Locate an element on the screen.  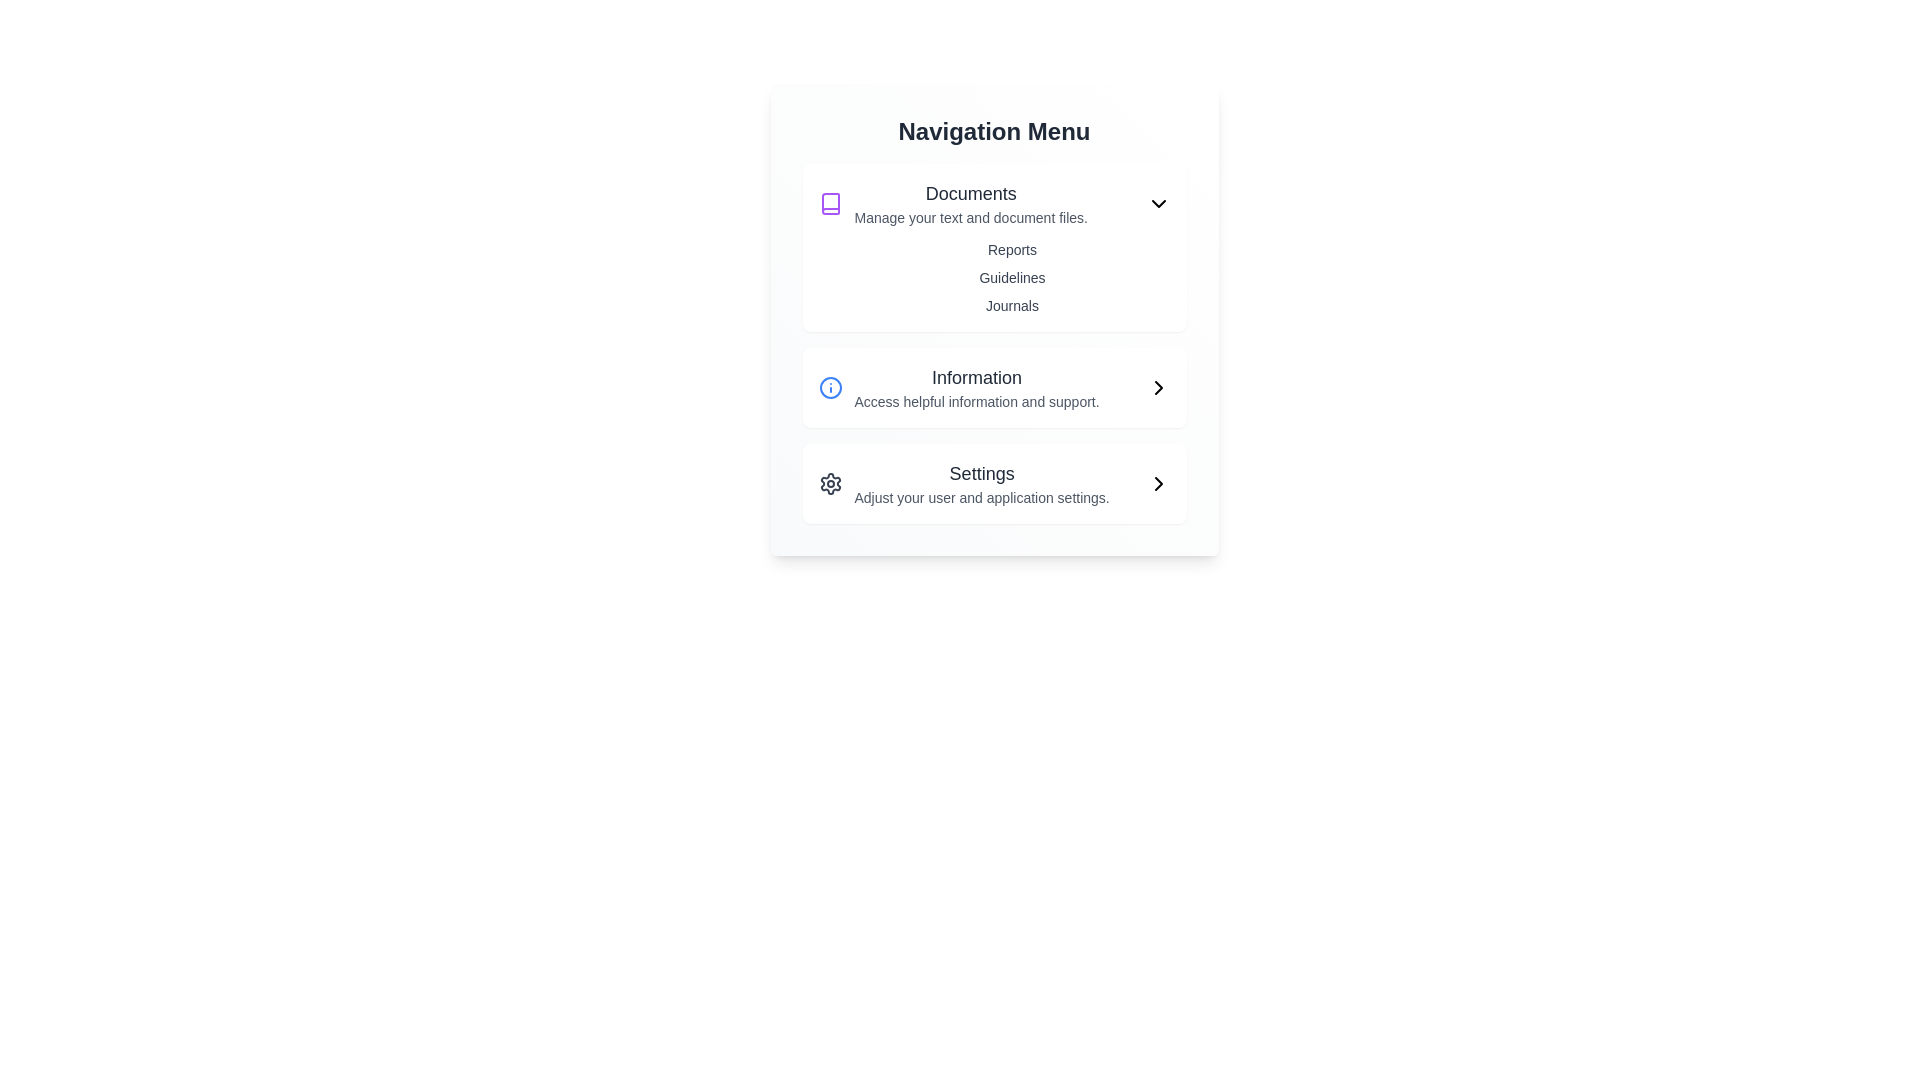
the second list item in the navigation menu that contains a blue circular information icon and the title 'Information' is located at coordinates (958, 388).